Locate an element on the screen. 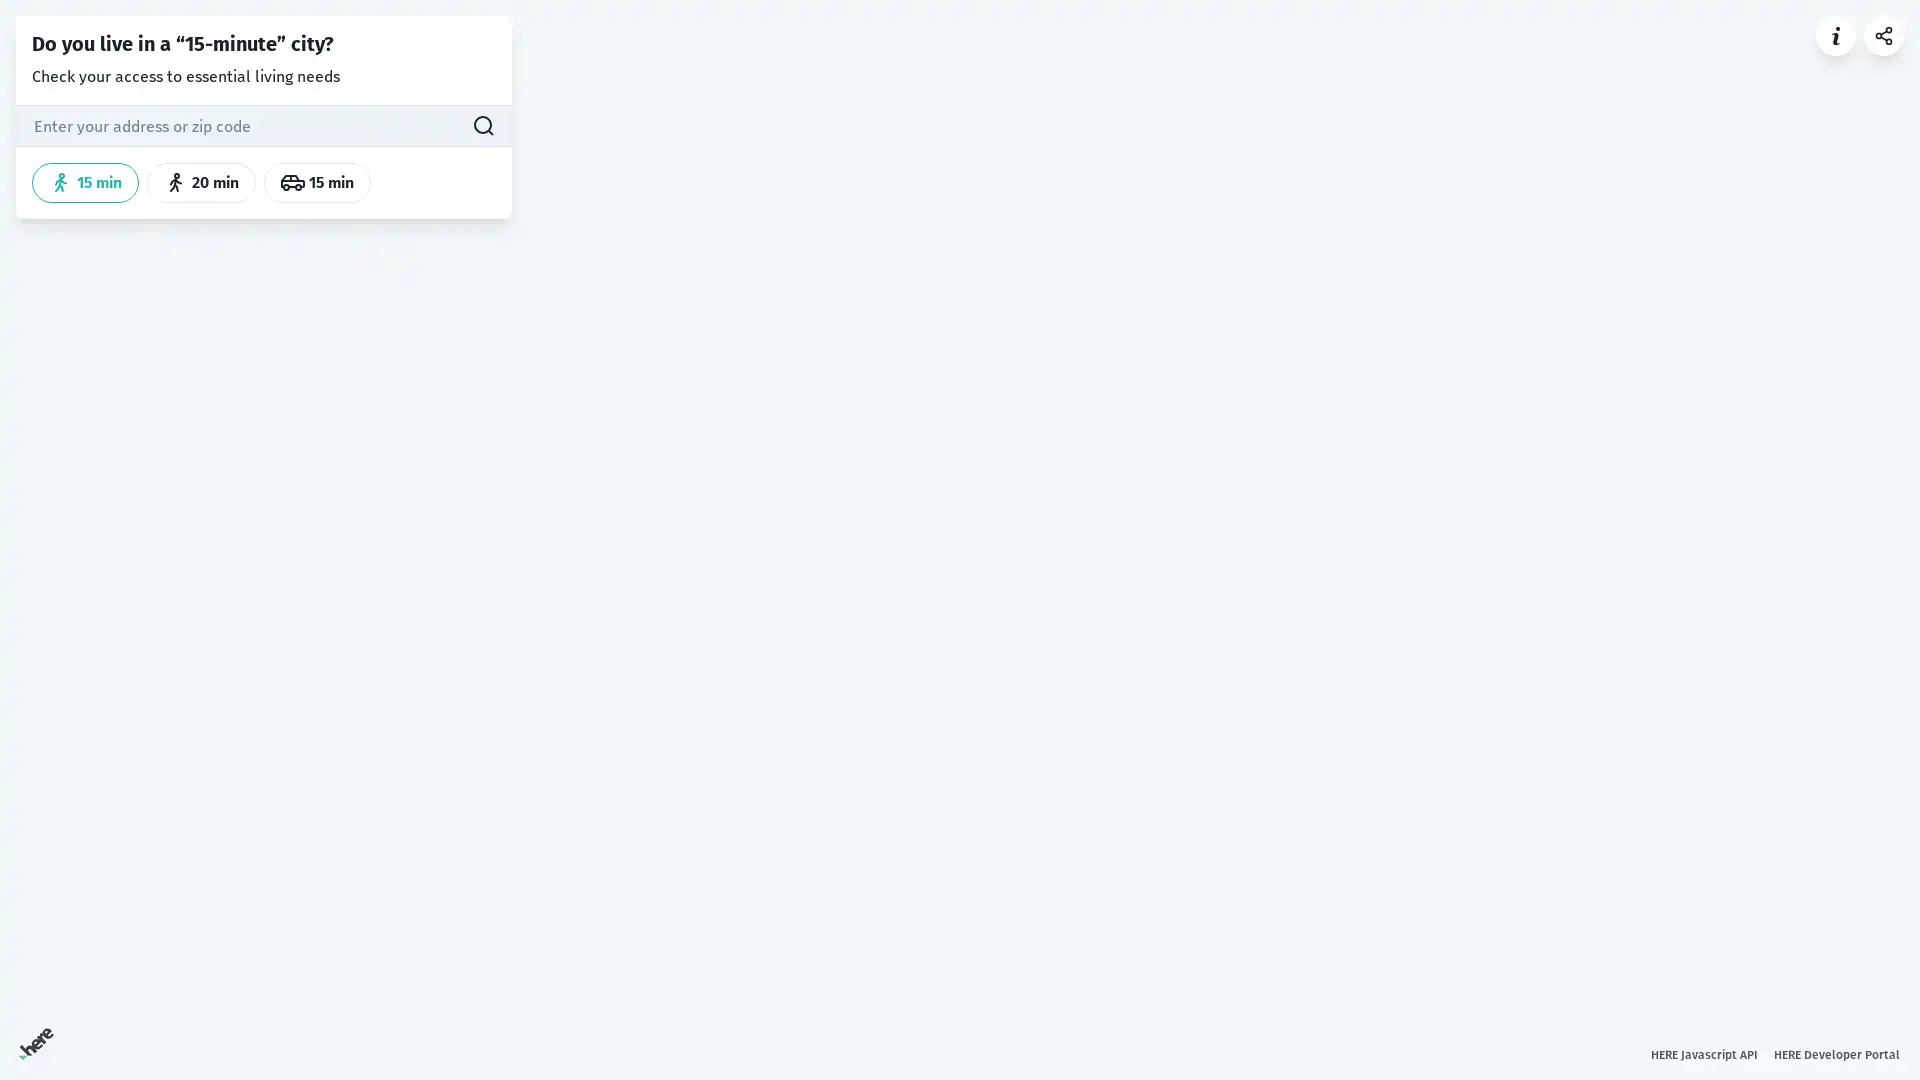  15 min is located at coordinates (316, 182).